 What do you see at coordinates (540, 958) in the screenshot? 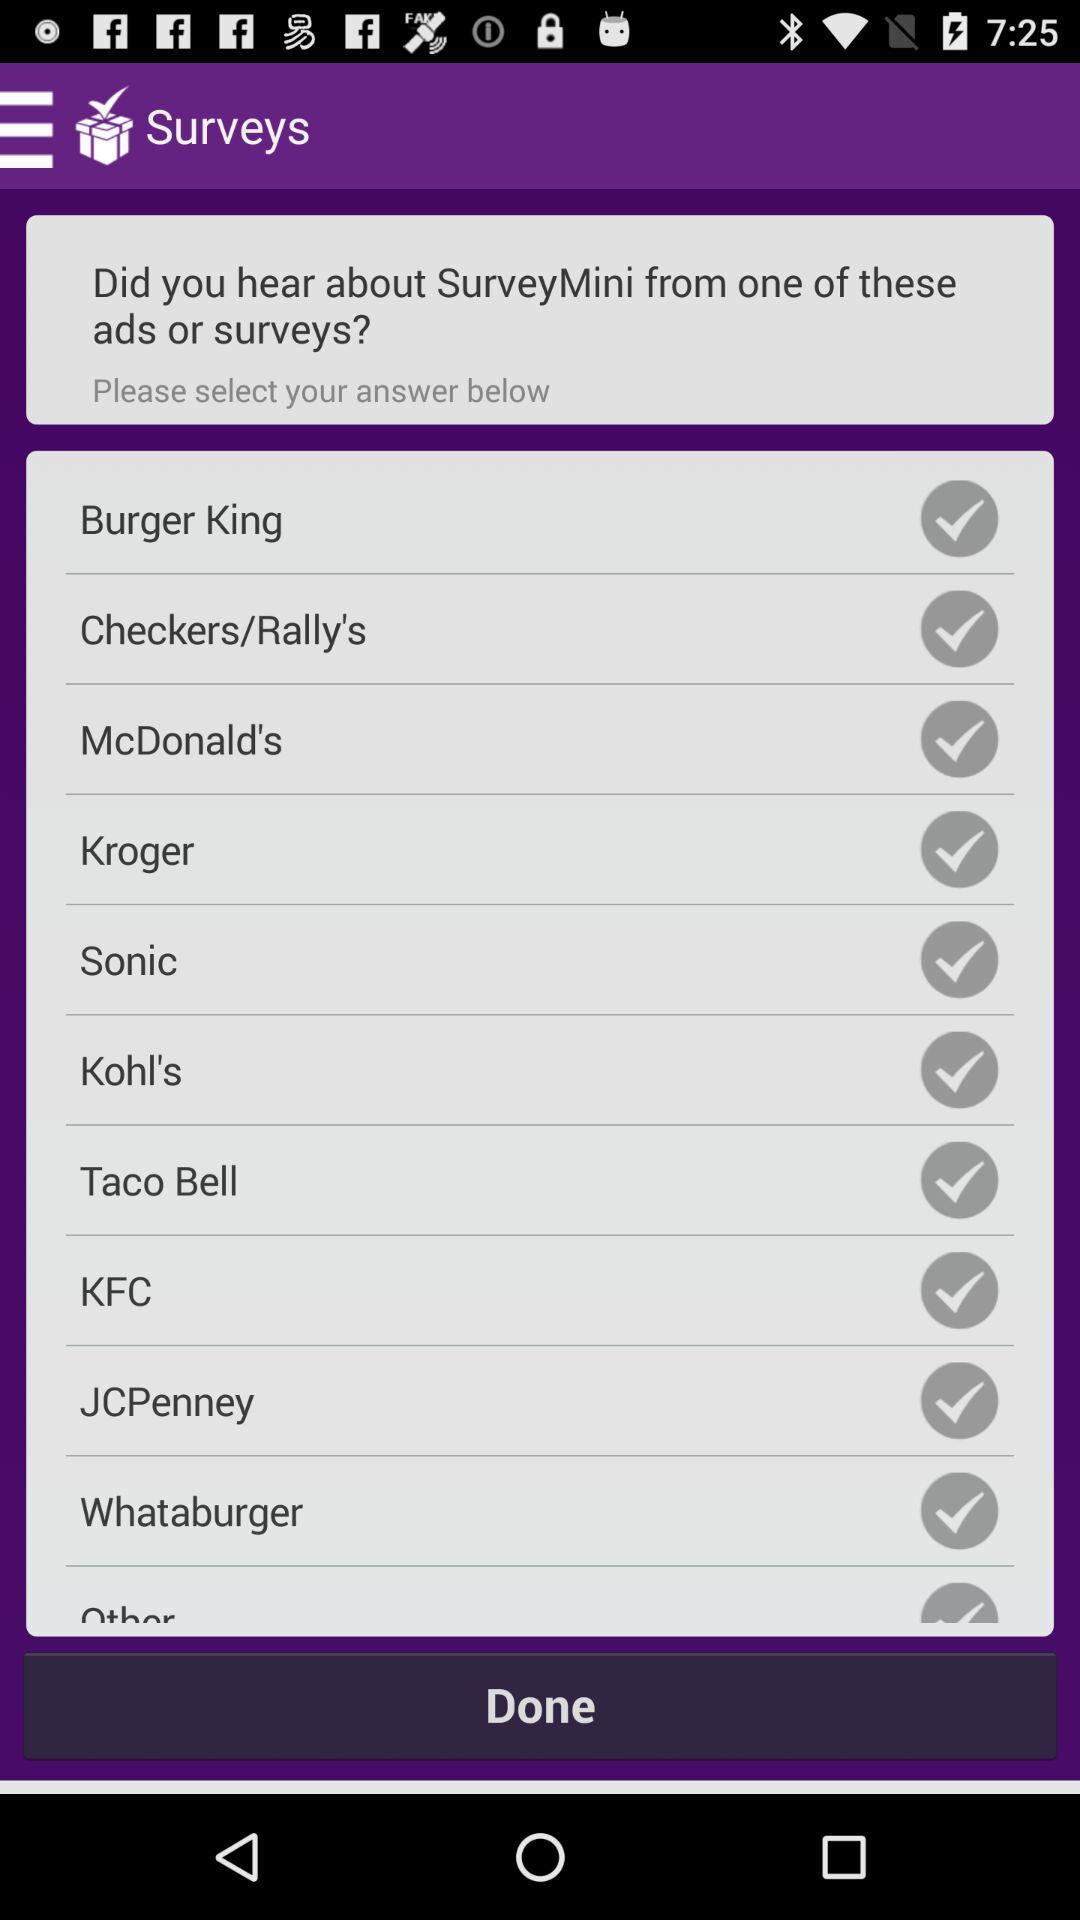
I see `the icon below the kroger icon` at bounding box center [540, 958].